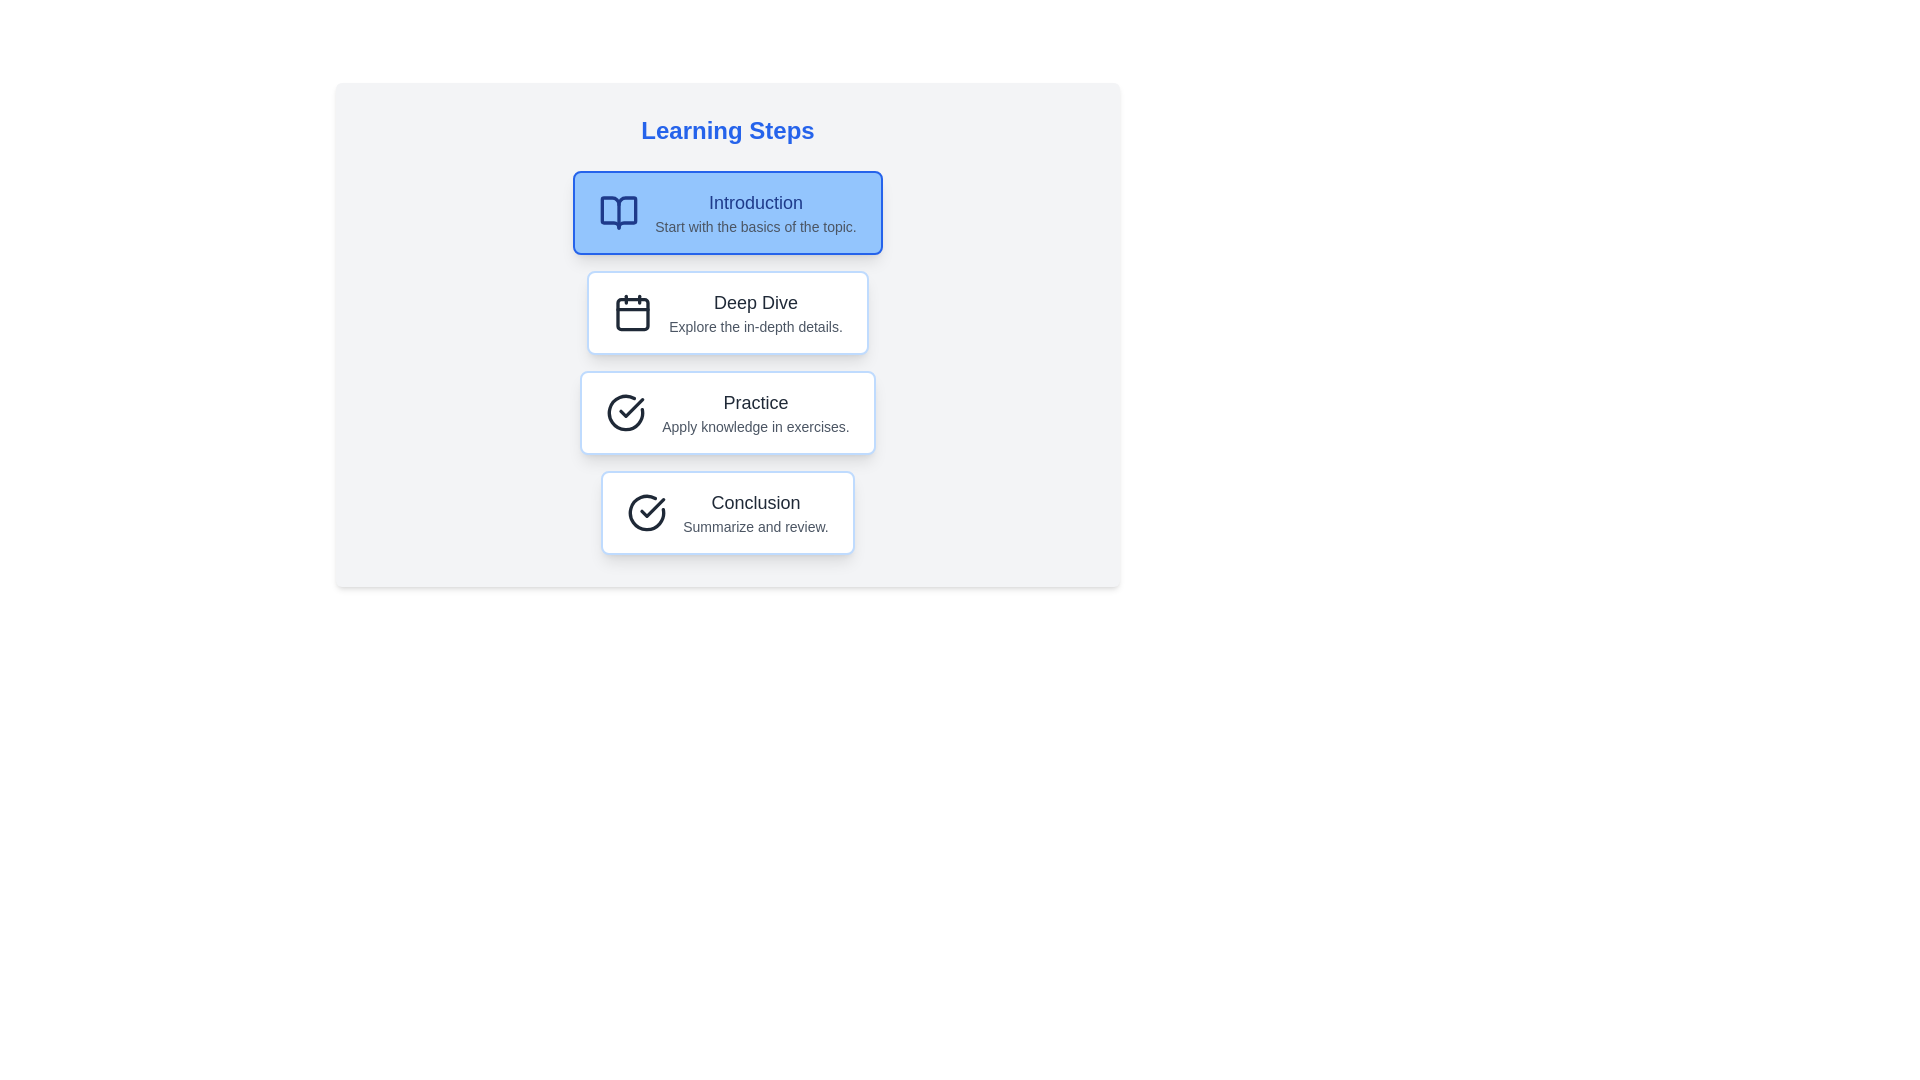  Describe the element at coordinates (727, 131) in the screenshot. I see `the static text header 'Learning Steps' which provides context for the following content in the interface` at that location.